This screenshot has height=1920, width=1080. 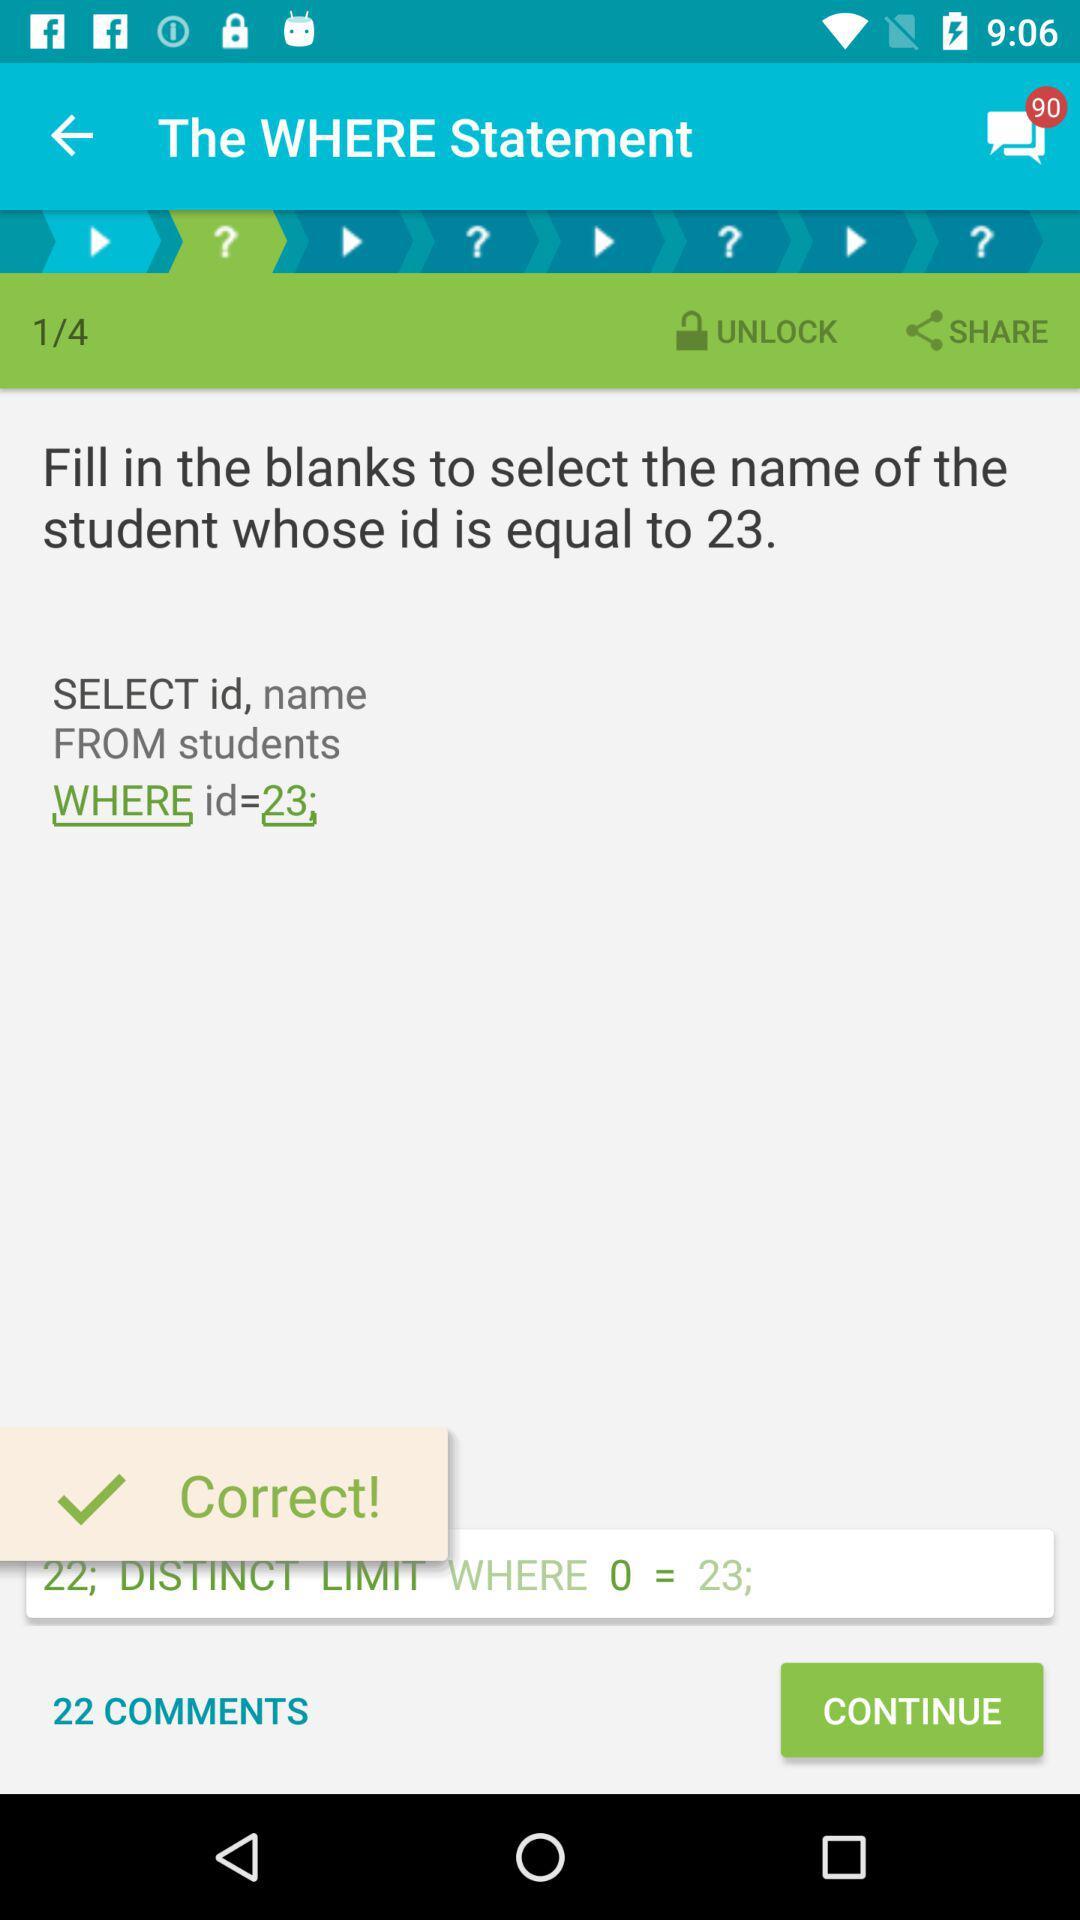 I want to click on item above the fill in the icon, so click(x=973, y=330).